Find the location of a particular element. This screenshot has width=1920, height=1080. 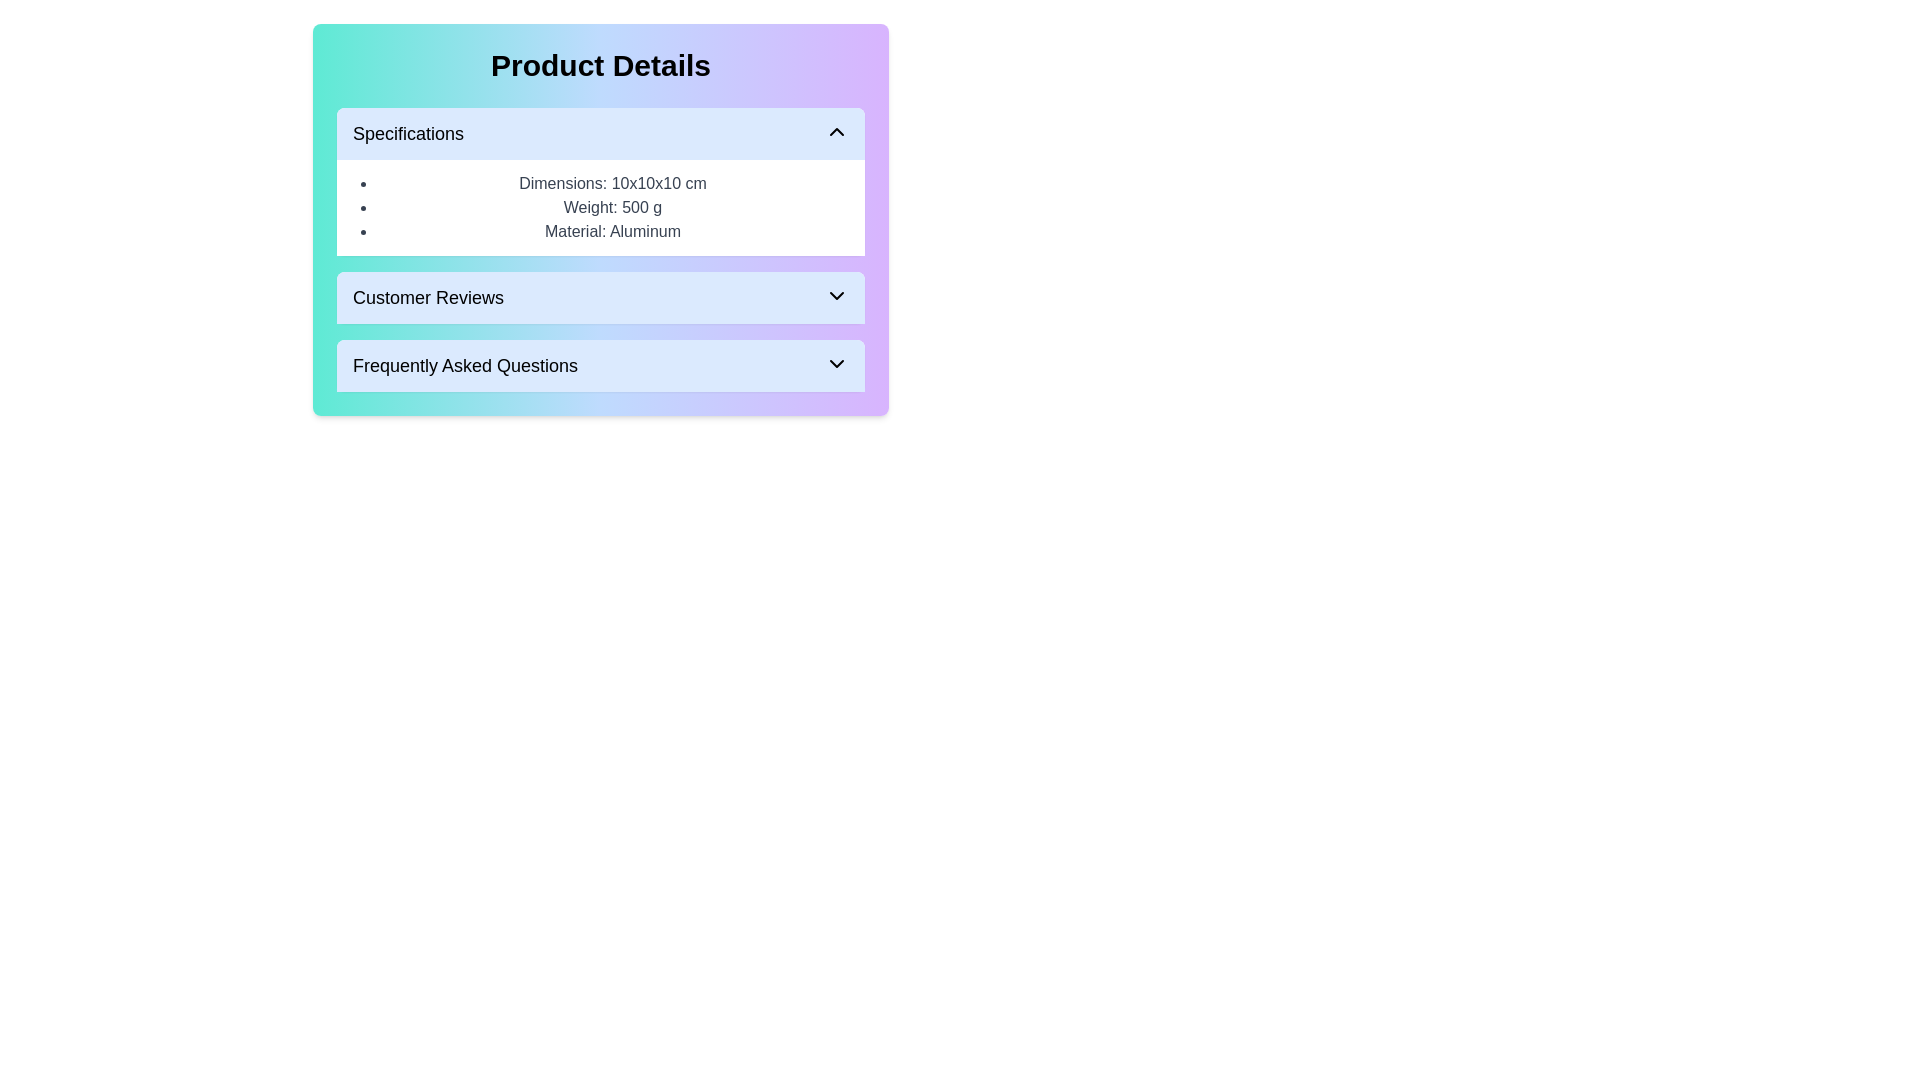

text label that communicates the dimensions of the product, located above 'Weight: 500 g' in the specifications section is located at coordinates (612, 184).